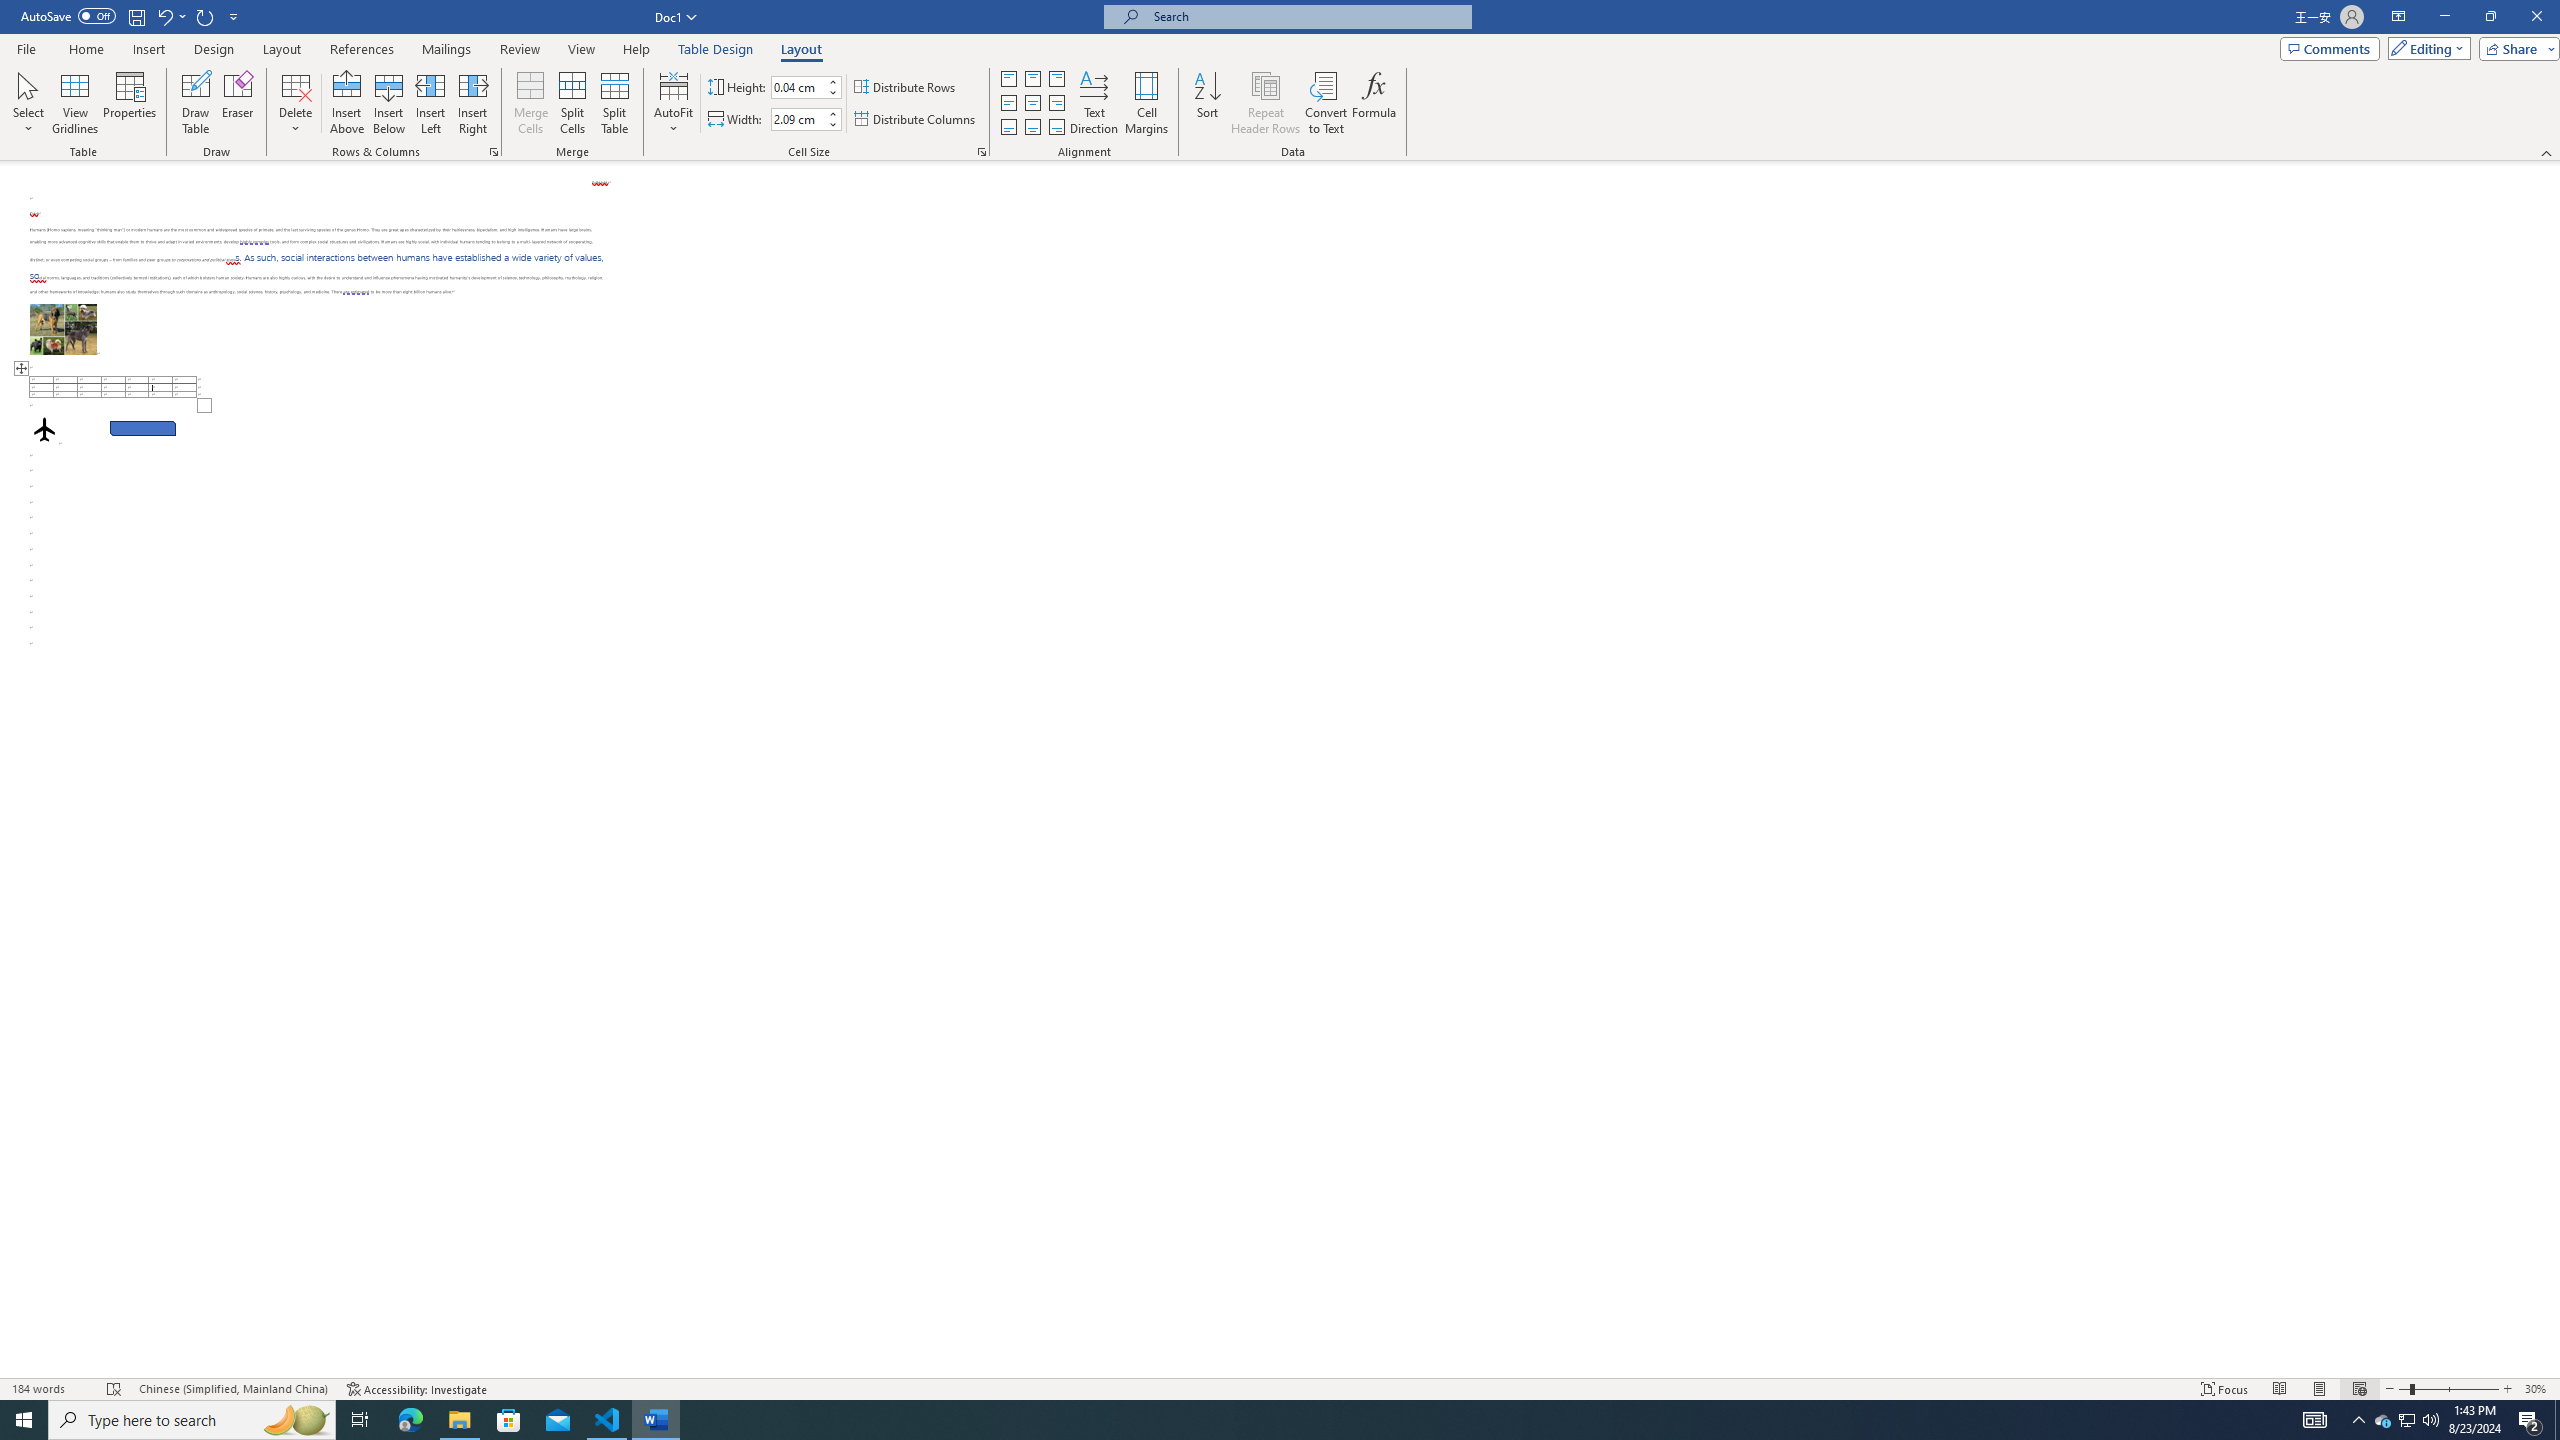  Describe the element at coordinates (28, 103) in the screenshot. I see `'Select'` at that location.